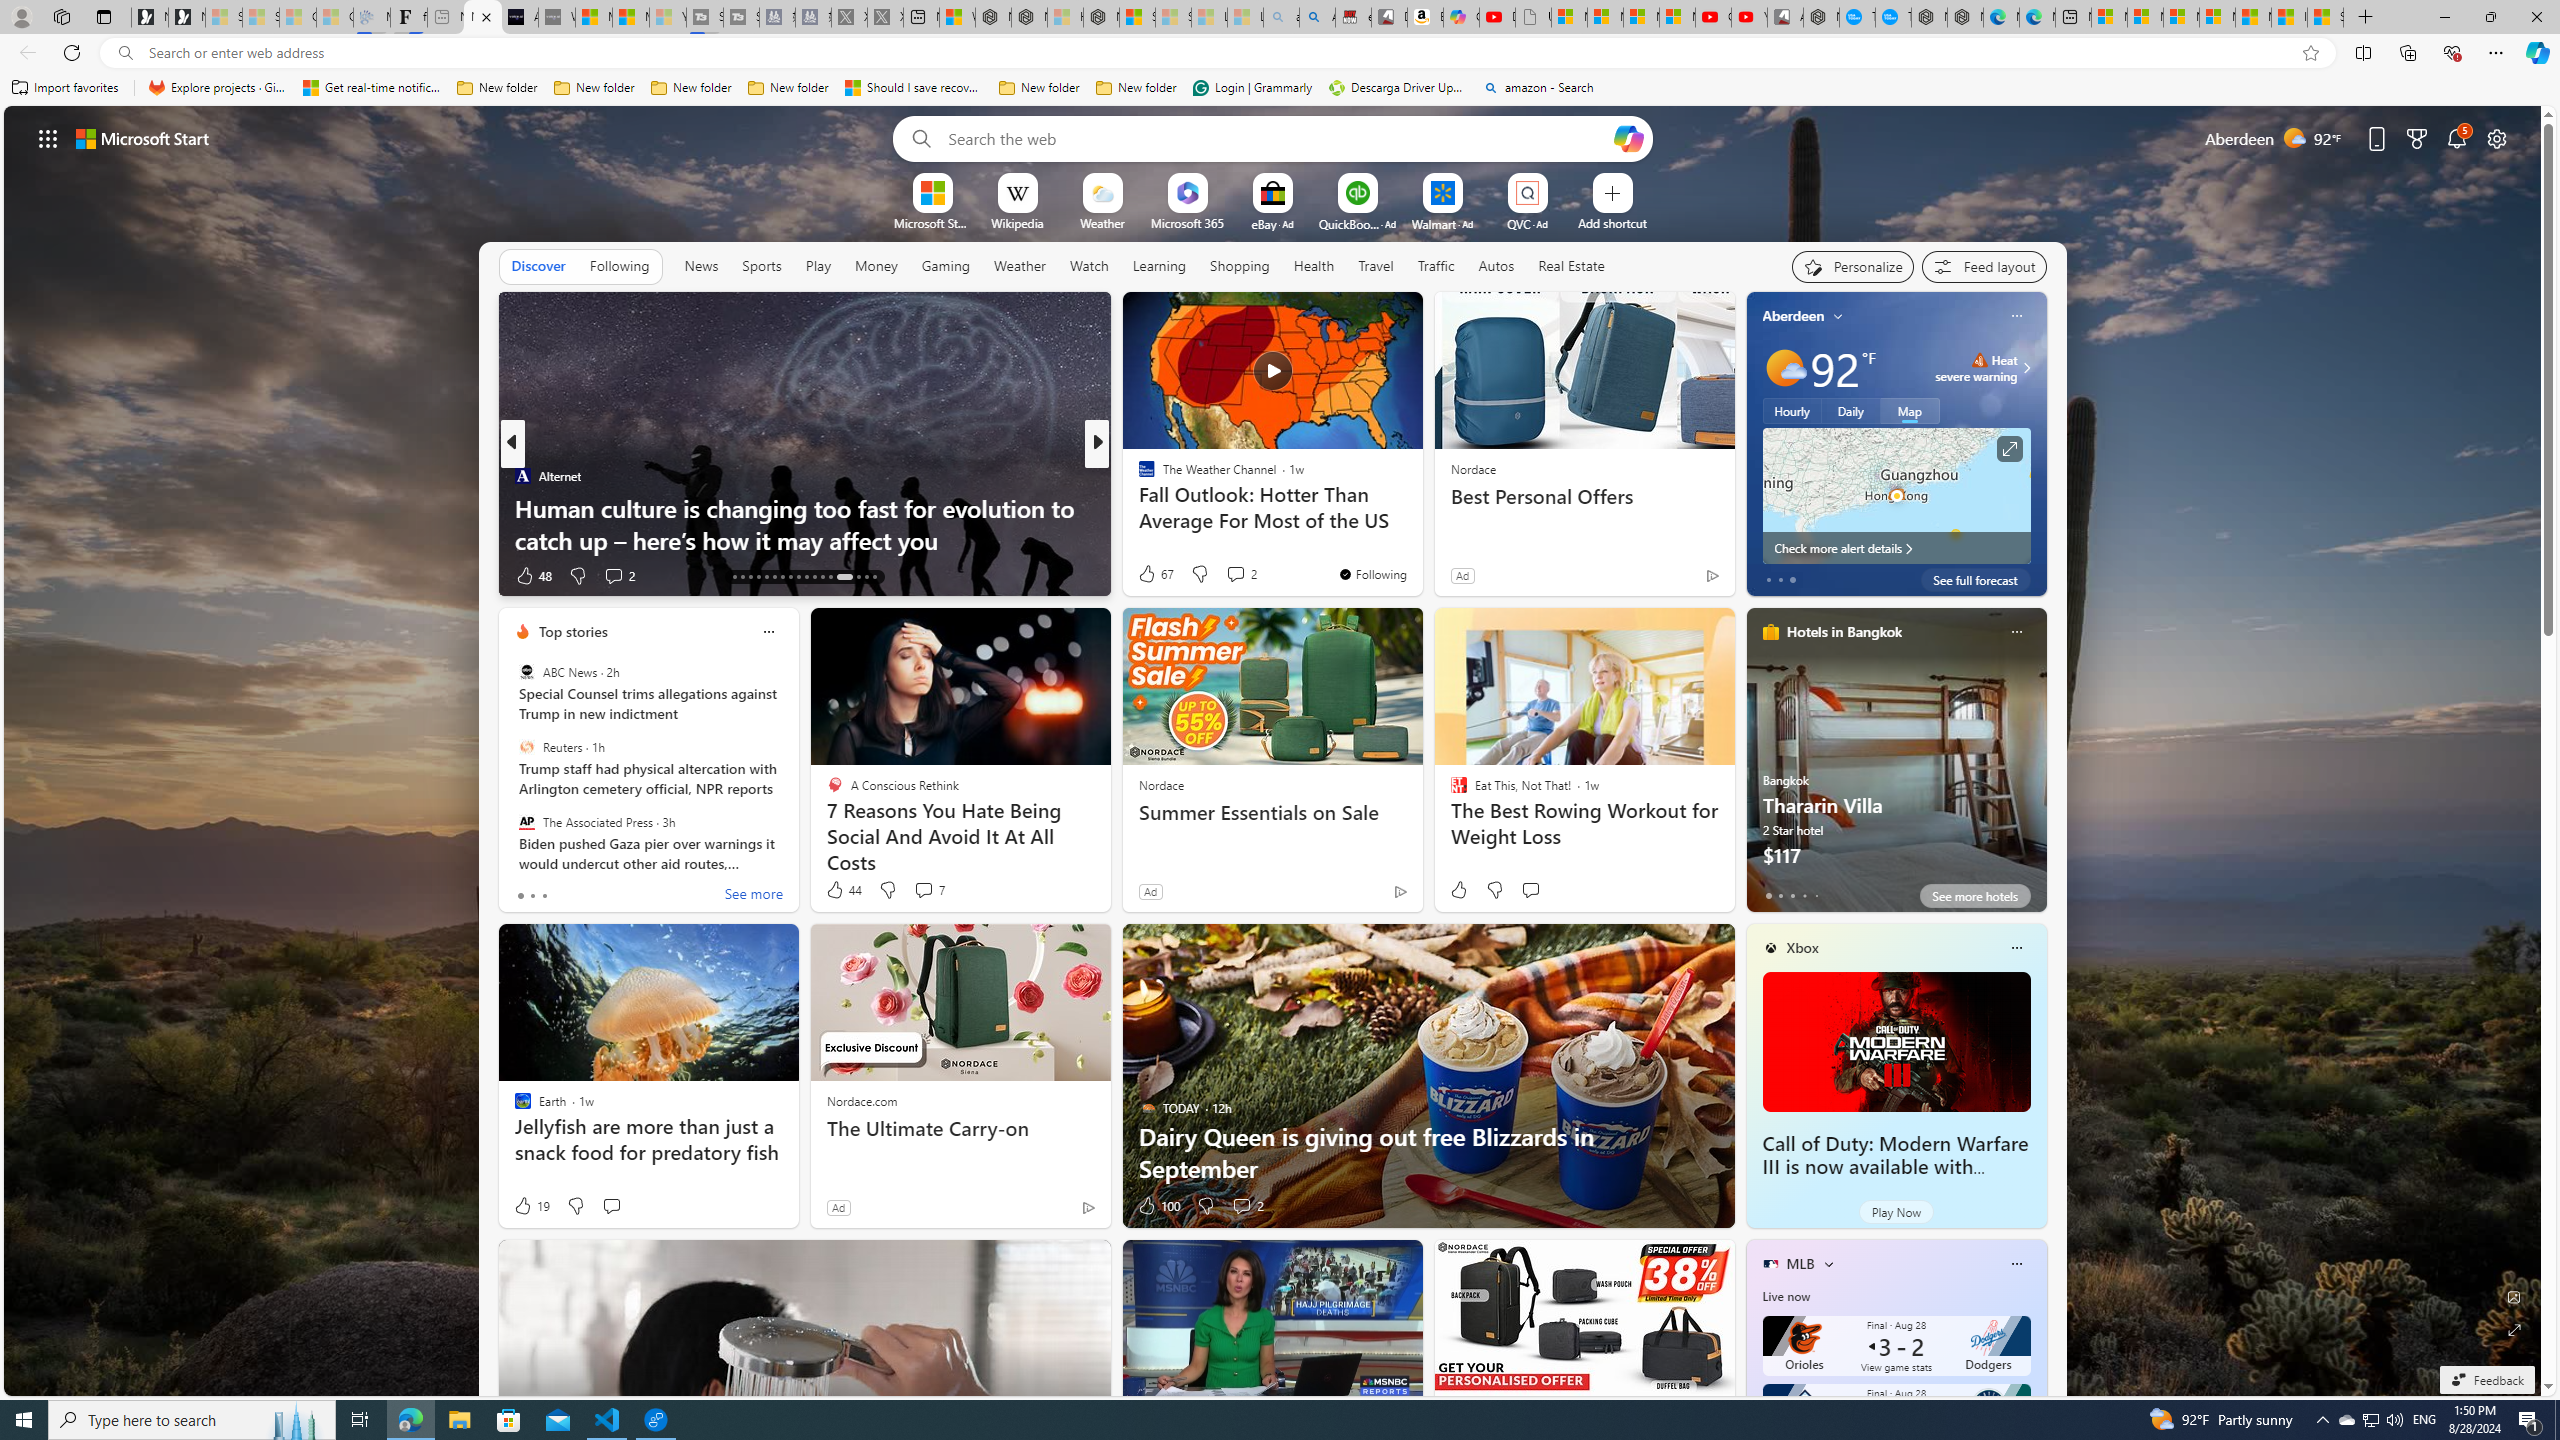  What do you see at coordinates (2535, 16) in the screenshot?
I see `'Close'` at bounding box center [2535, 16].